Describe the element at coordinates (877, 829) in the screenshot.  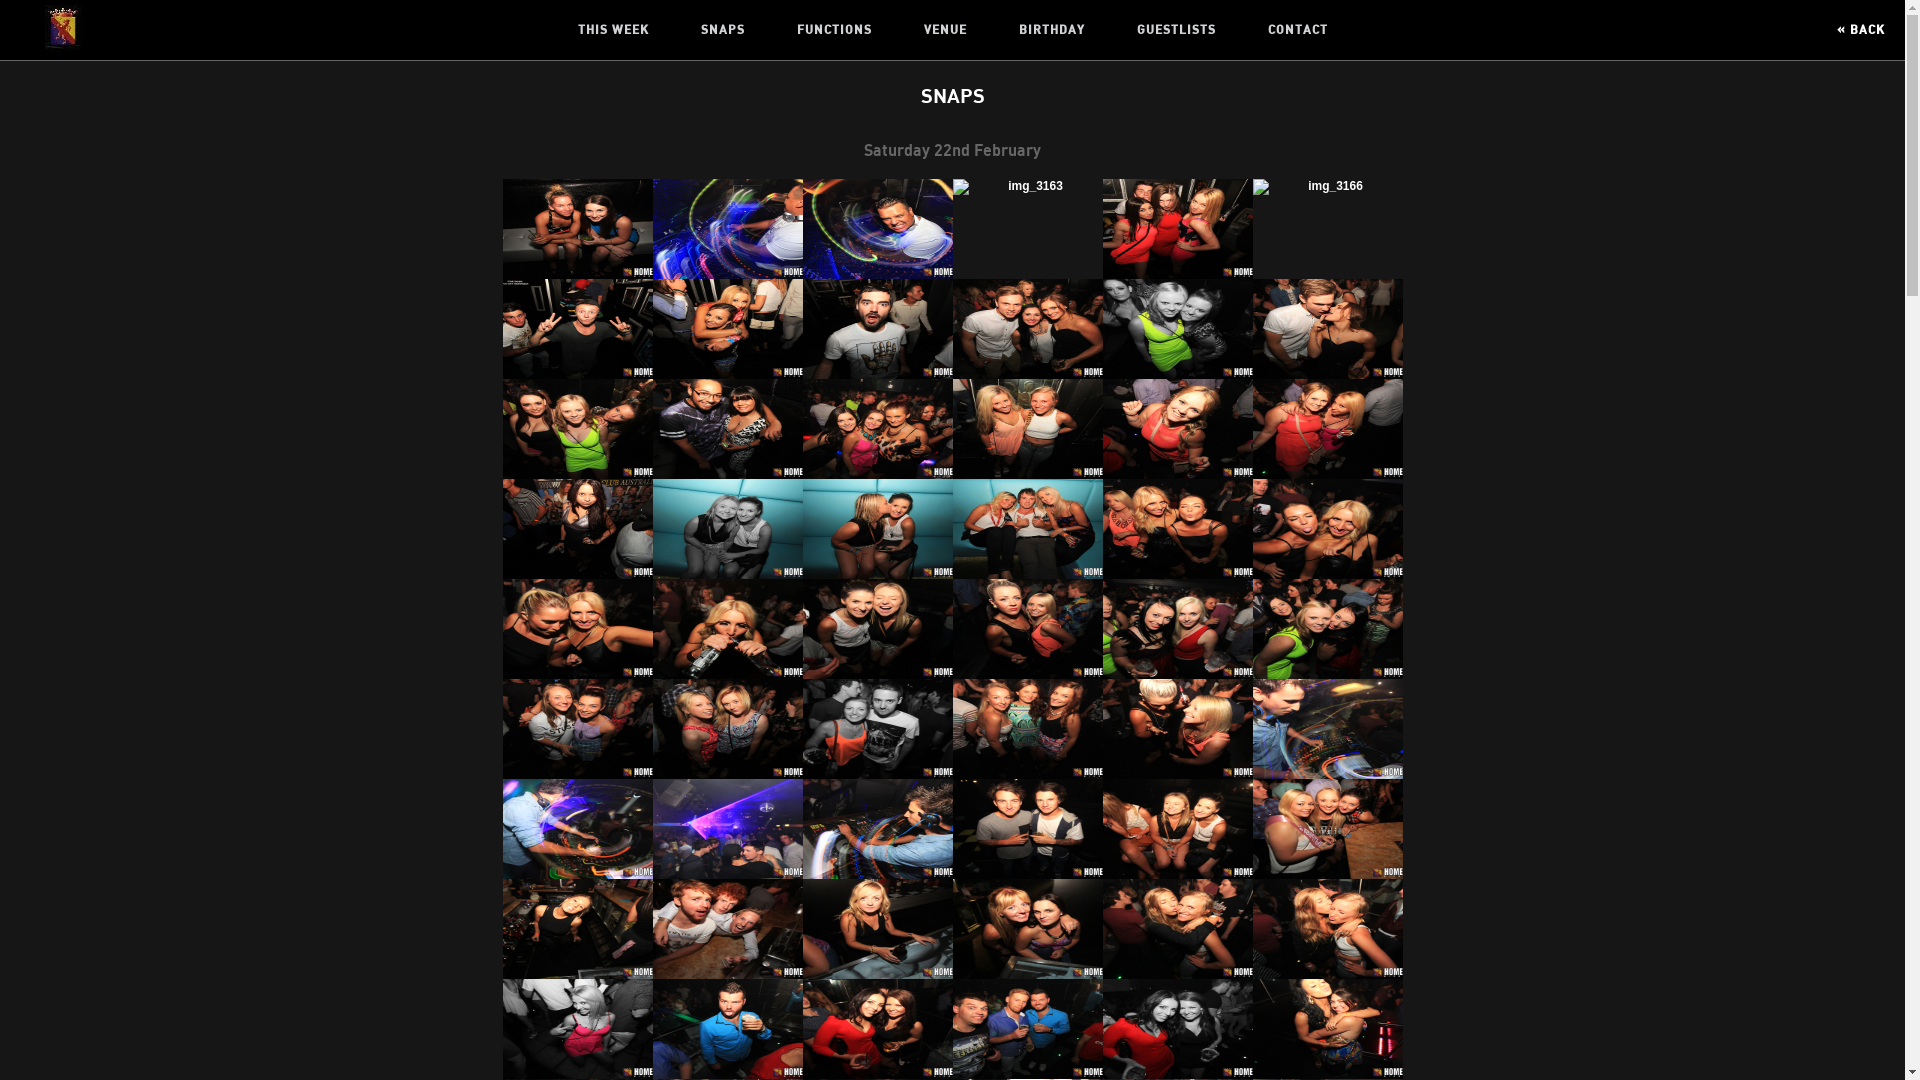
I see `' '` at that location.